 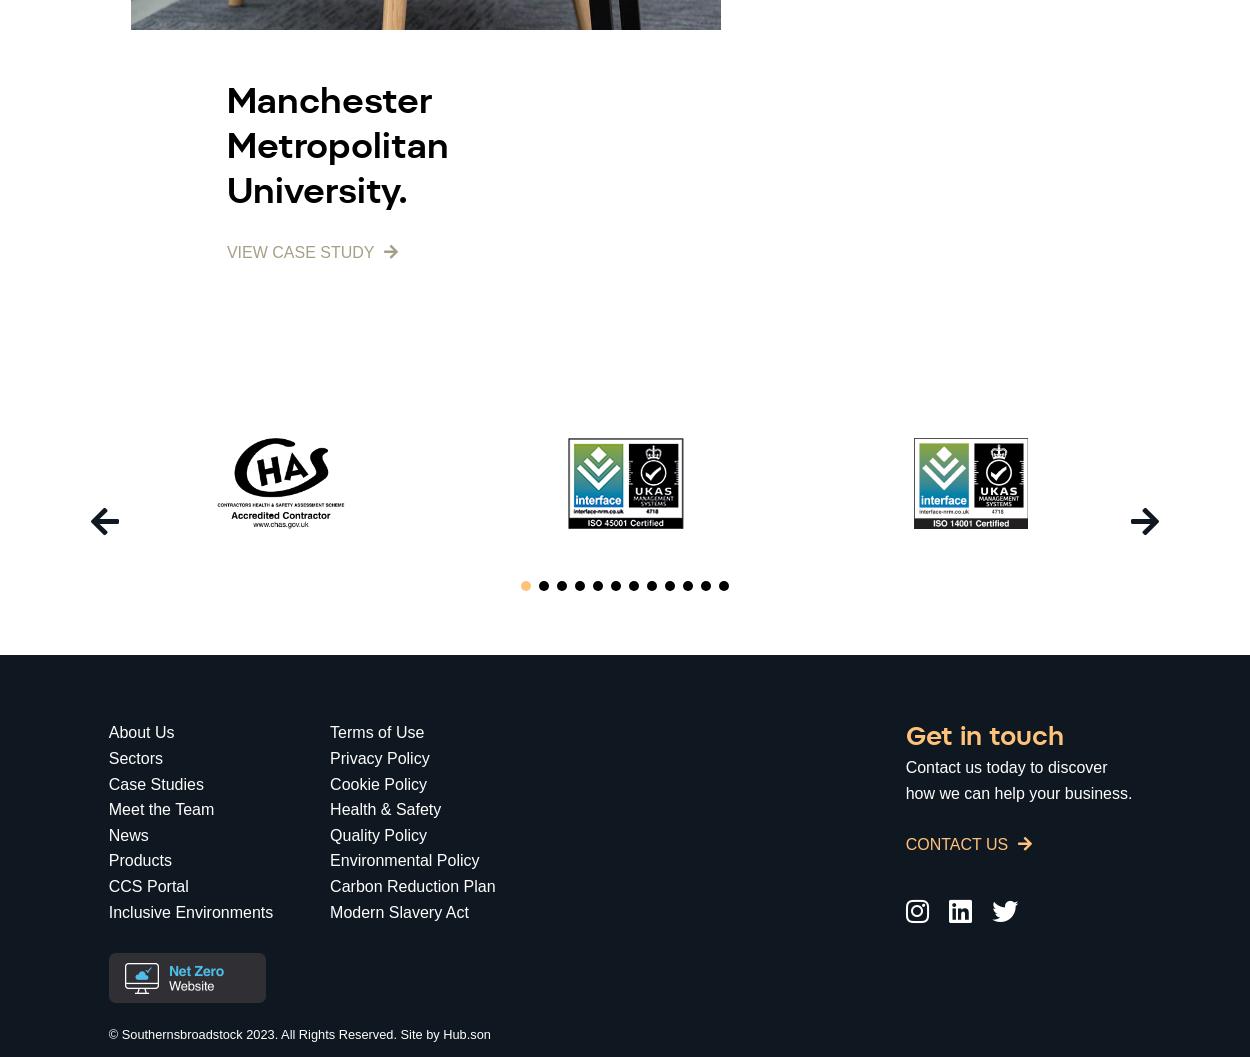 I want to click on 'Environmental Policy', so click(x=404, y=859).